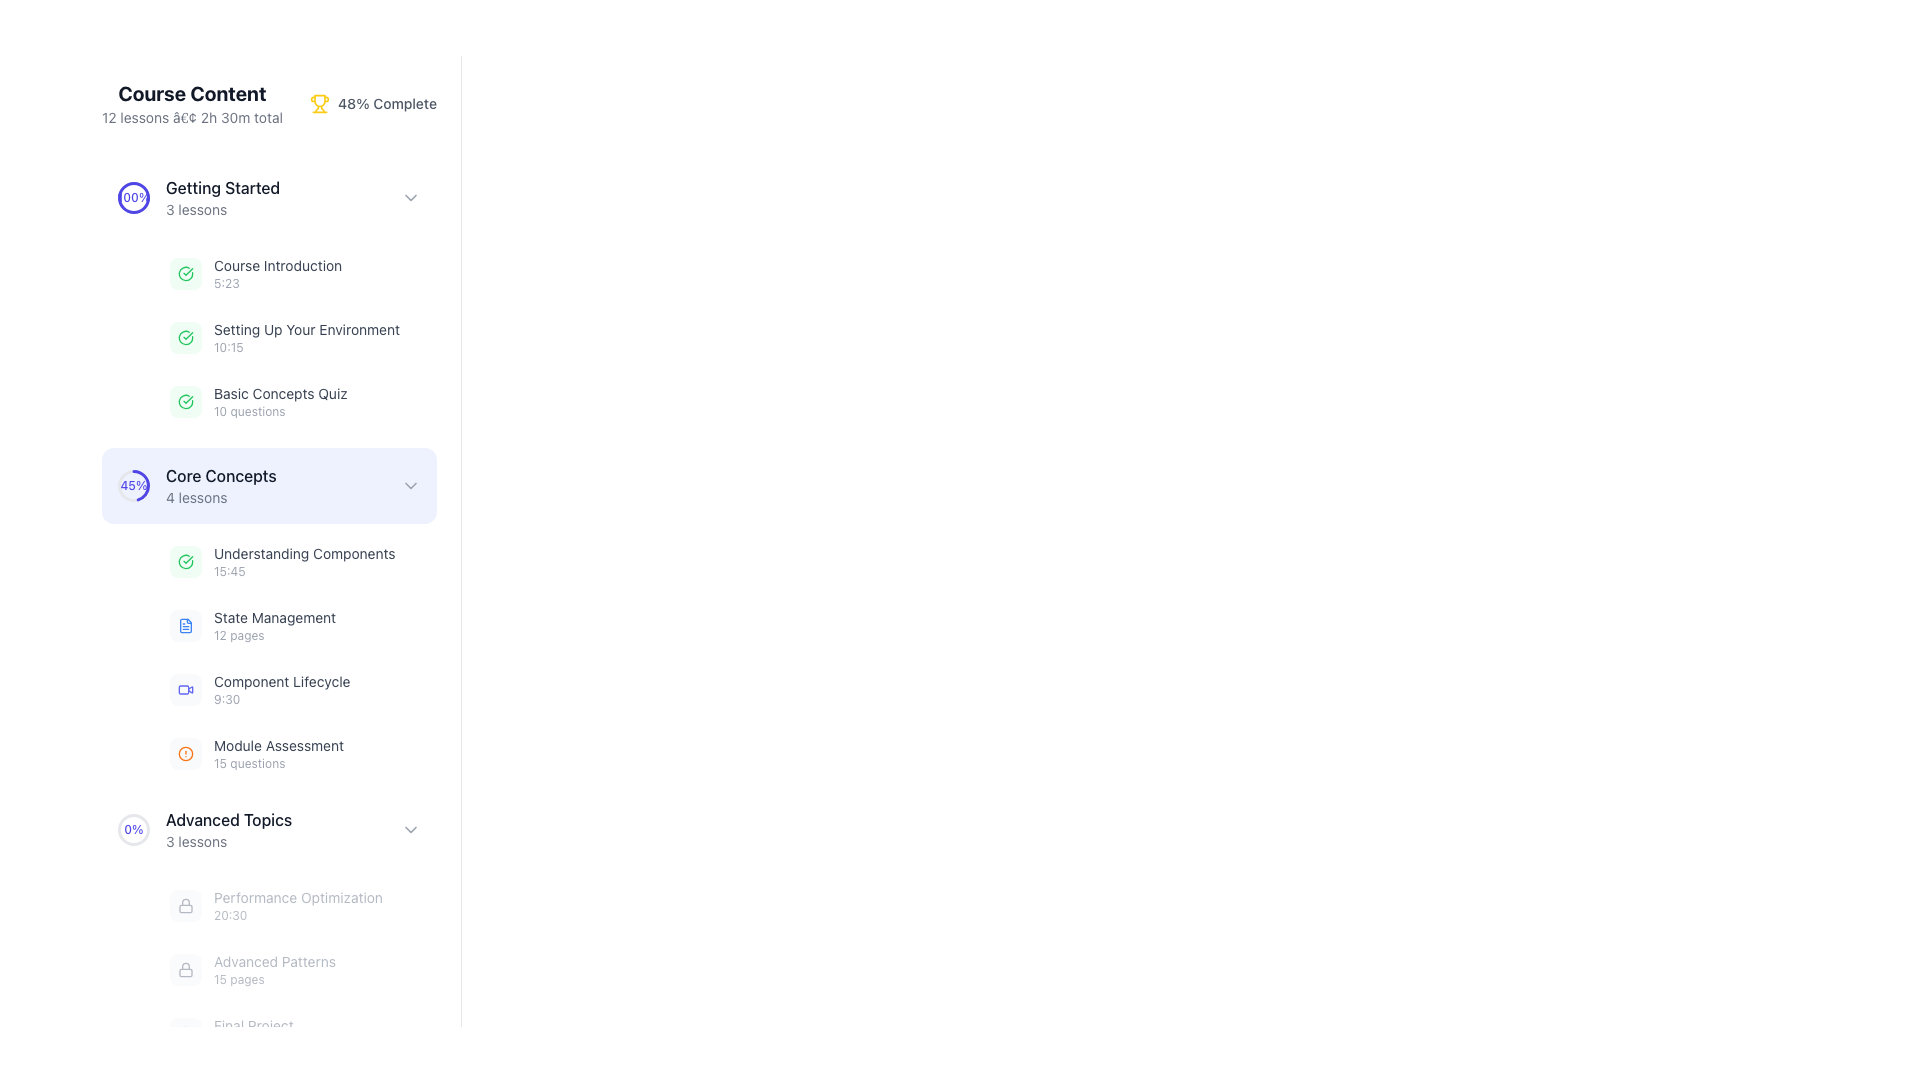  I want to click on the visual indicator icon for the 'Module Assessment' item, which is part of the 'Core Concepts' section and located to the left of the text 'Module Assessment', so click(186, 753).